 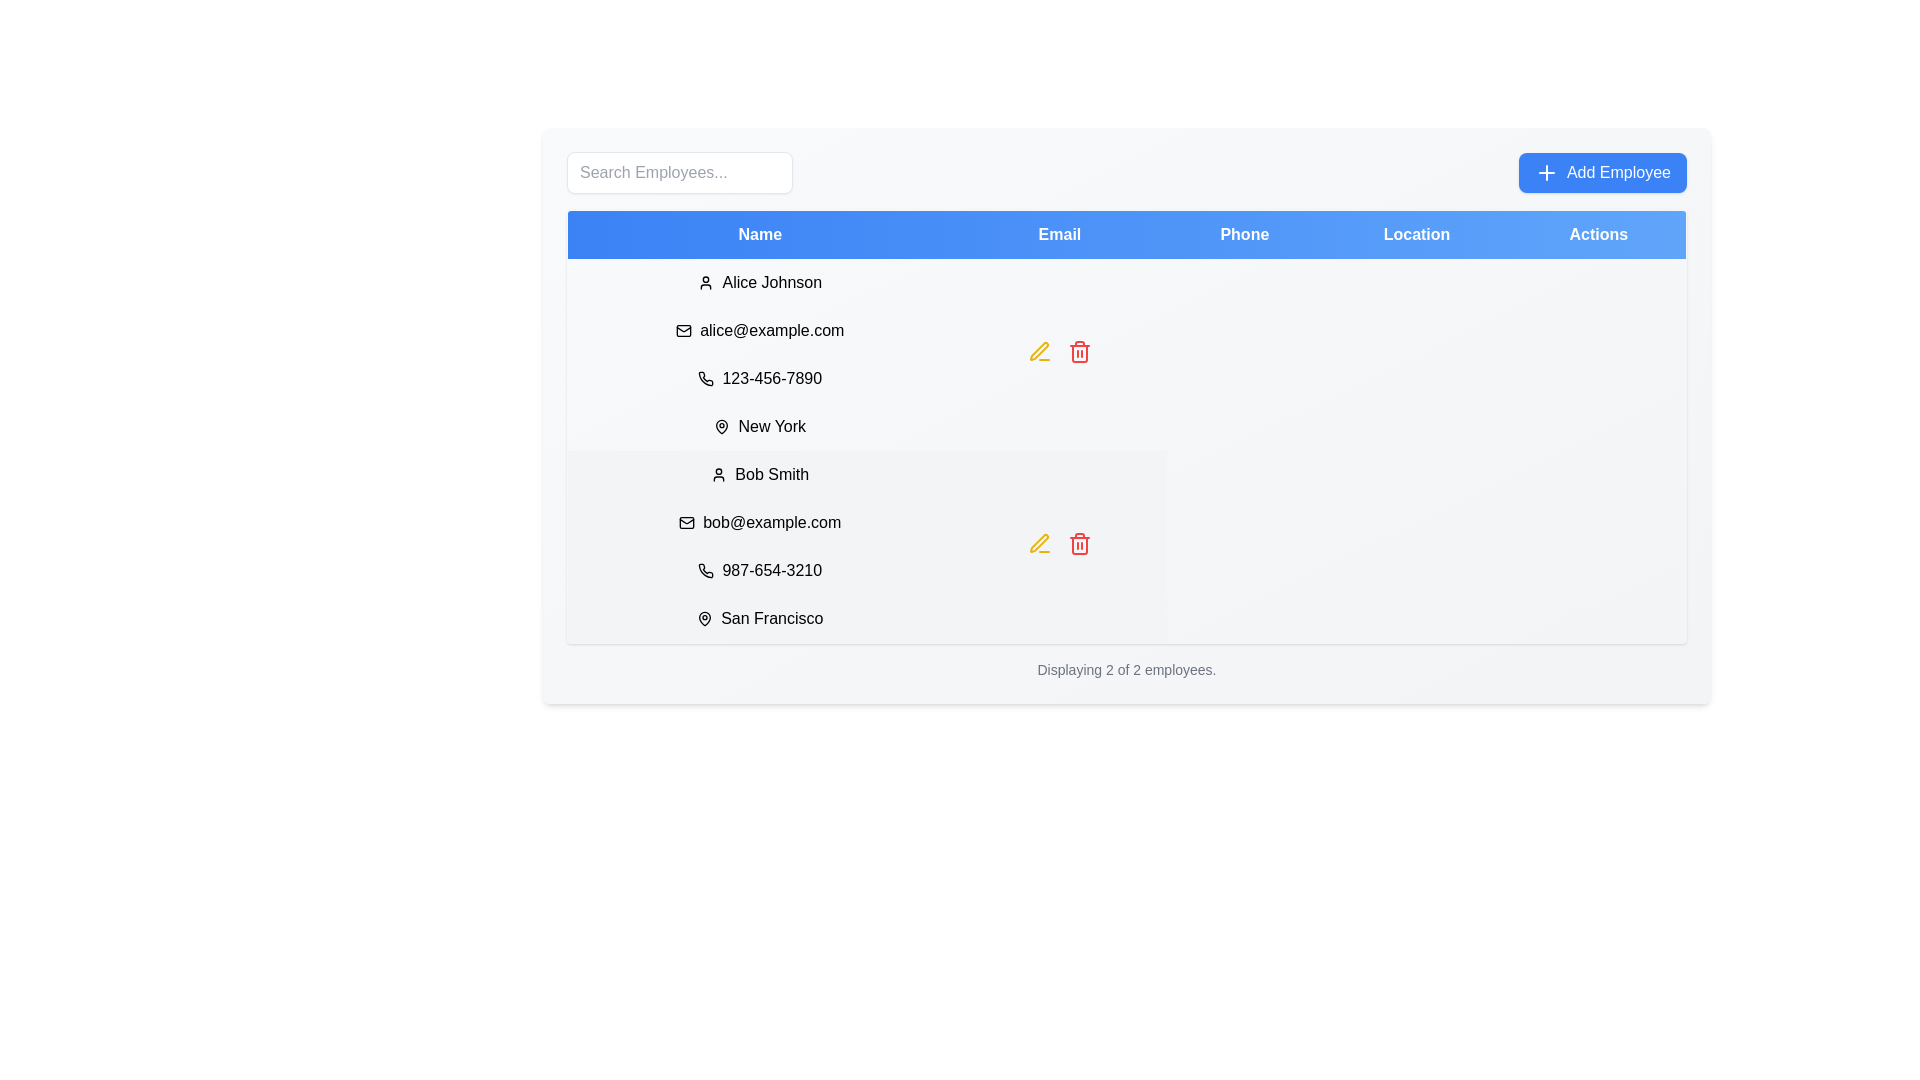 What do you see at coordinates (706, 570) in the screenshot?
I see `the phone icon representing the phone number for the user 'Bob Smith' in the second row of the employees list` at bounding box center [706, 570].